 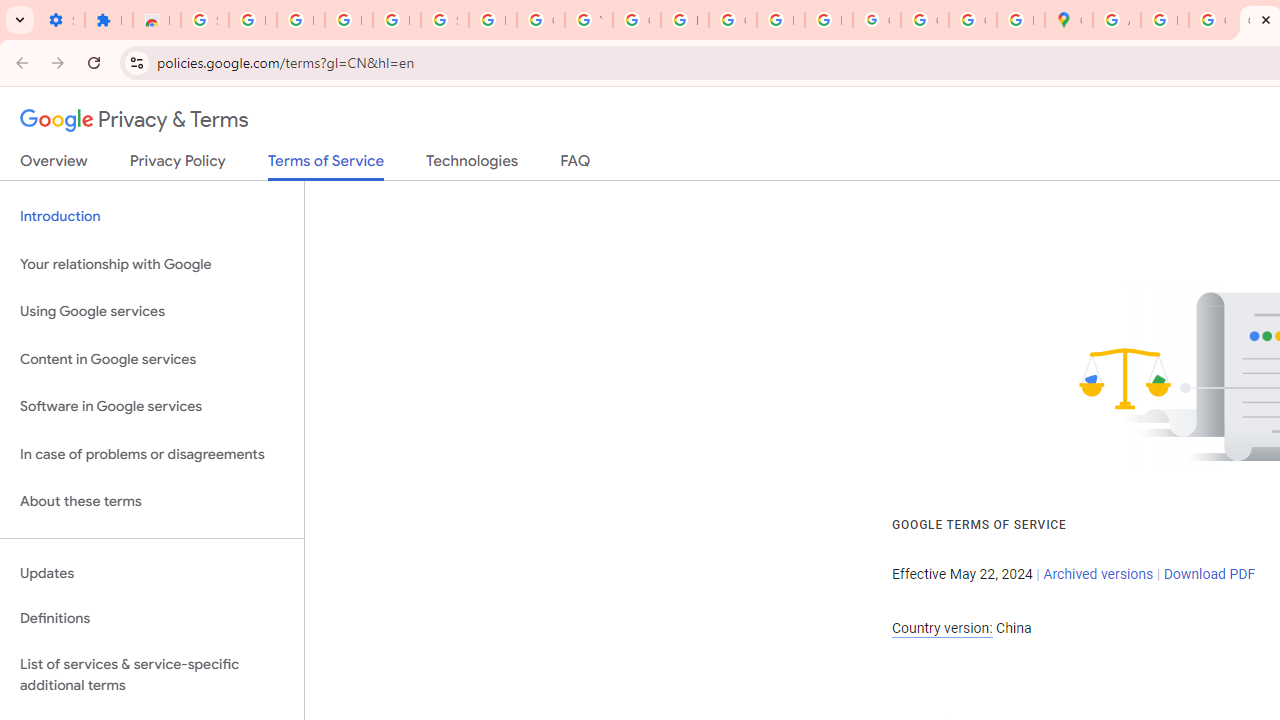 What do you see at coordinates (60, 20) in the screenshot?
I see `'Settings - On startup'` at bounding box center [60, 20].